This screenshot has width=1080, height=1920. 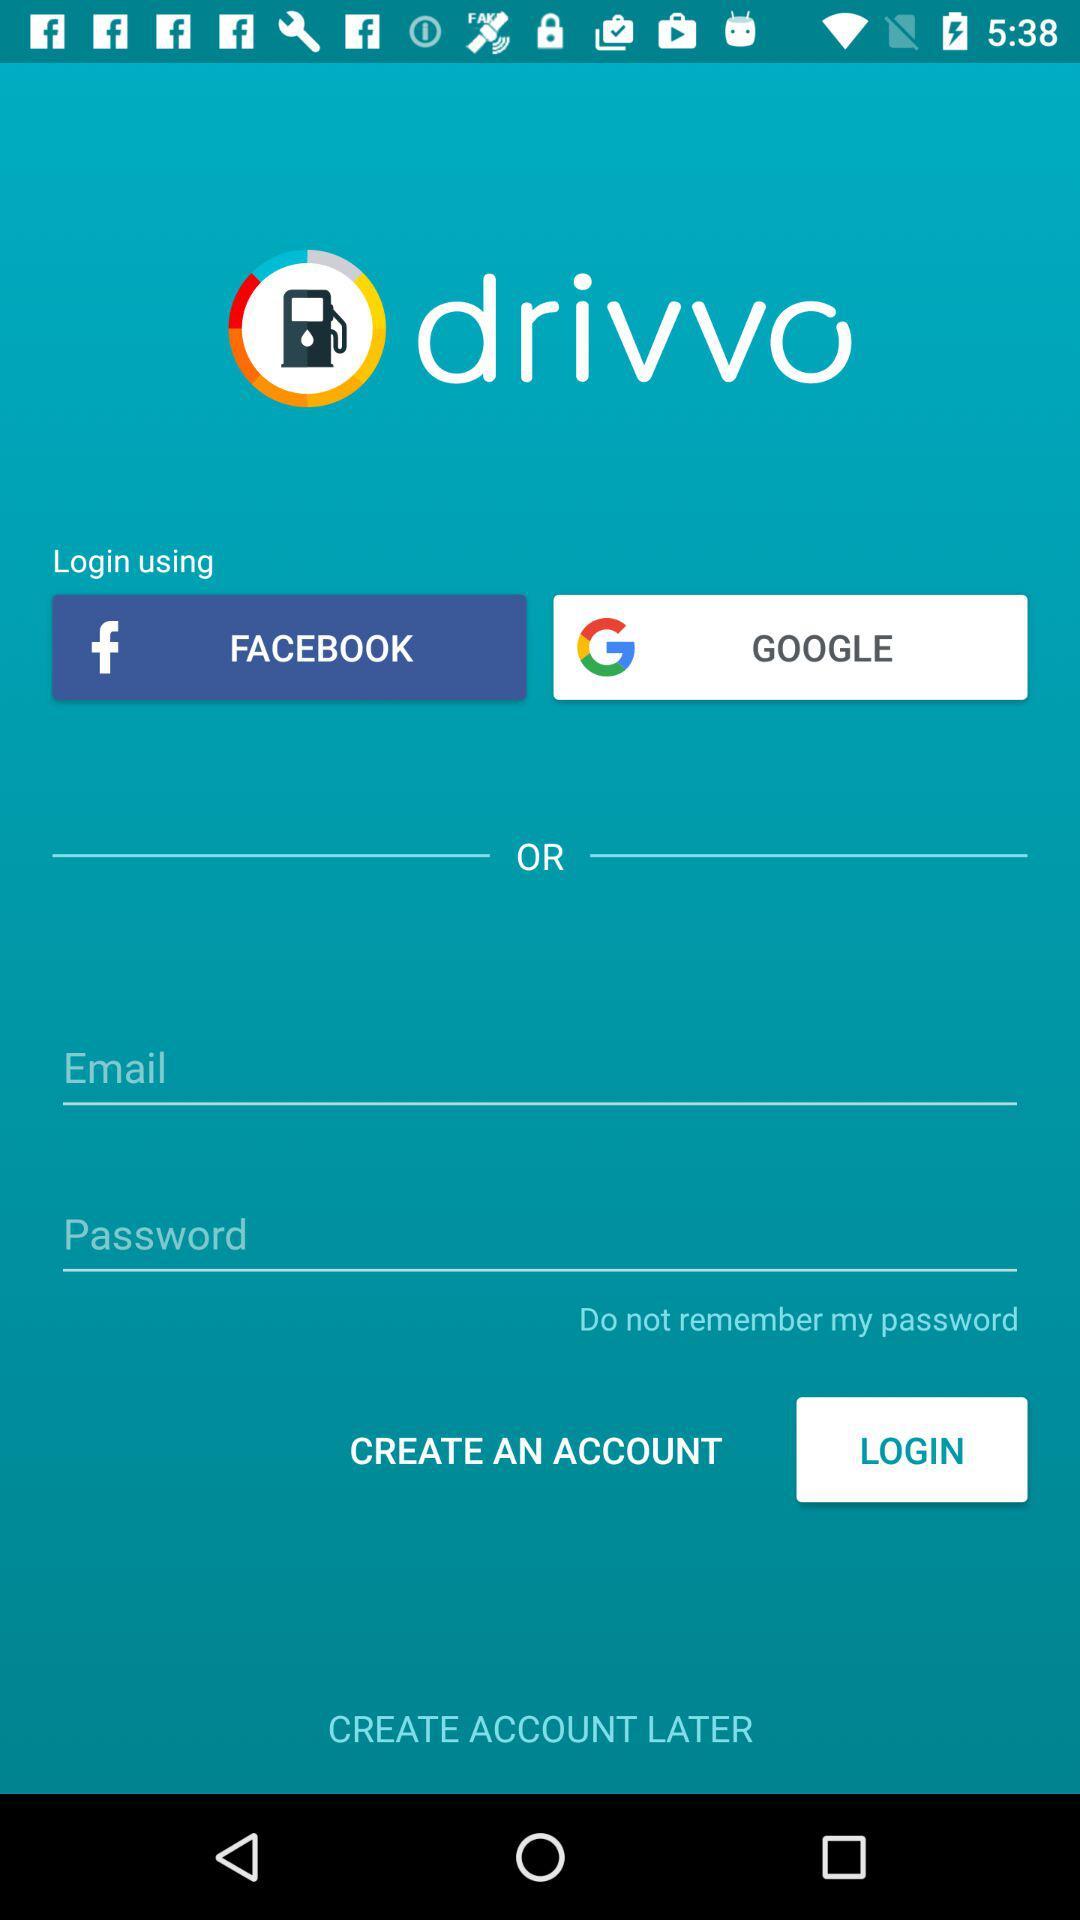 I want to click on password to login, so click(x=540, y=1235).